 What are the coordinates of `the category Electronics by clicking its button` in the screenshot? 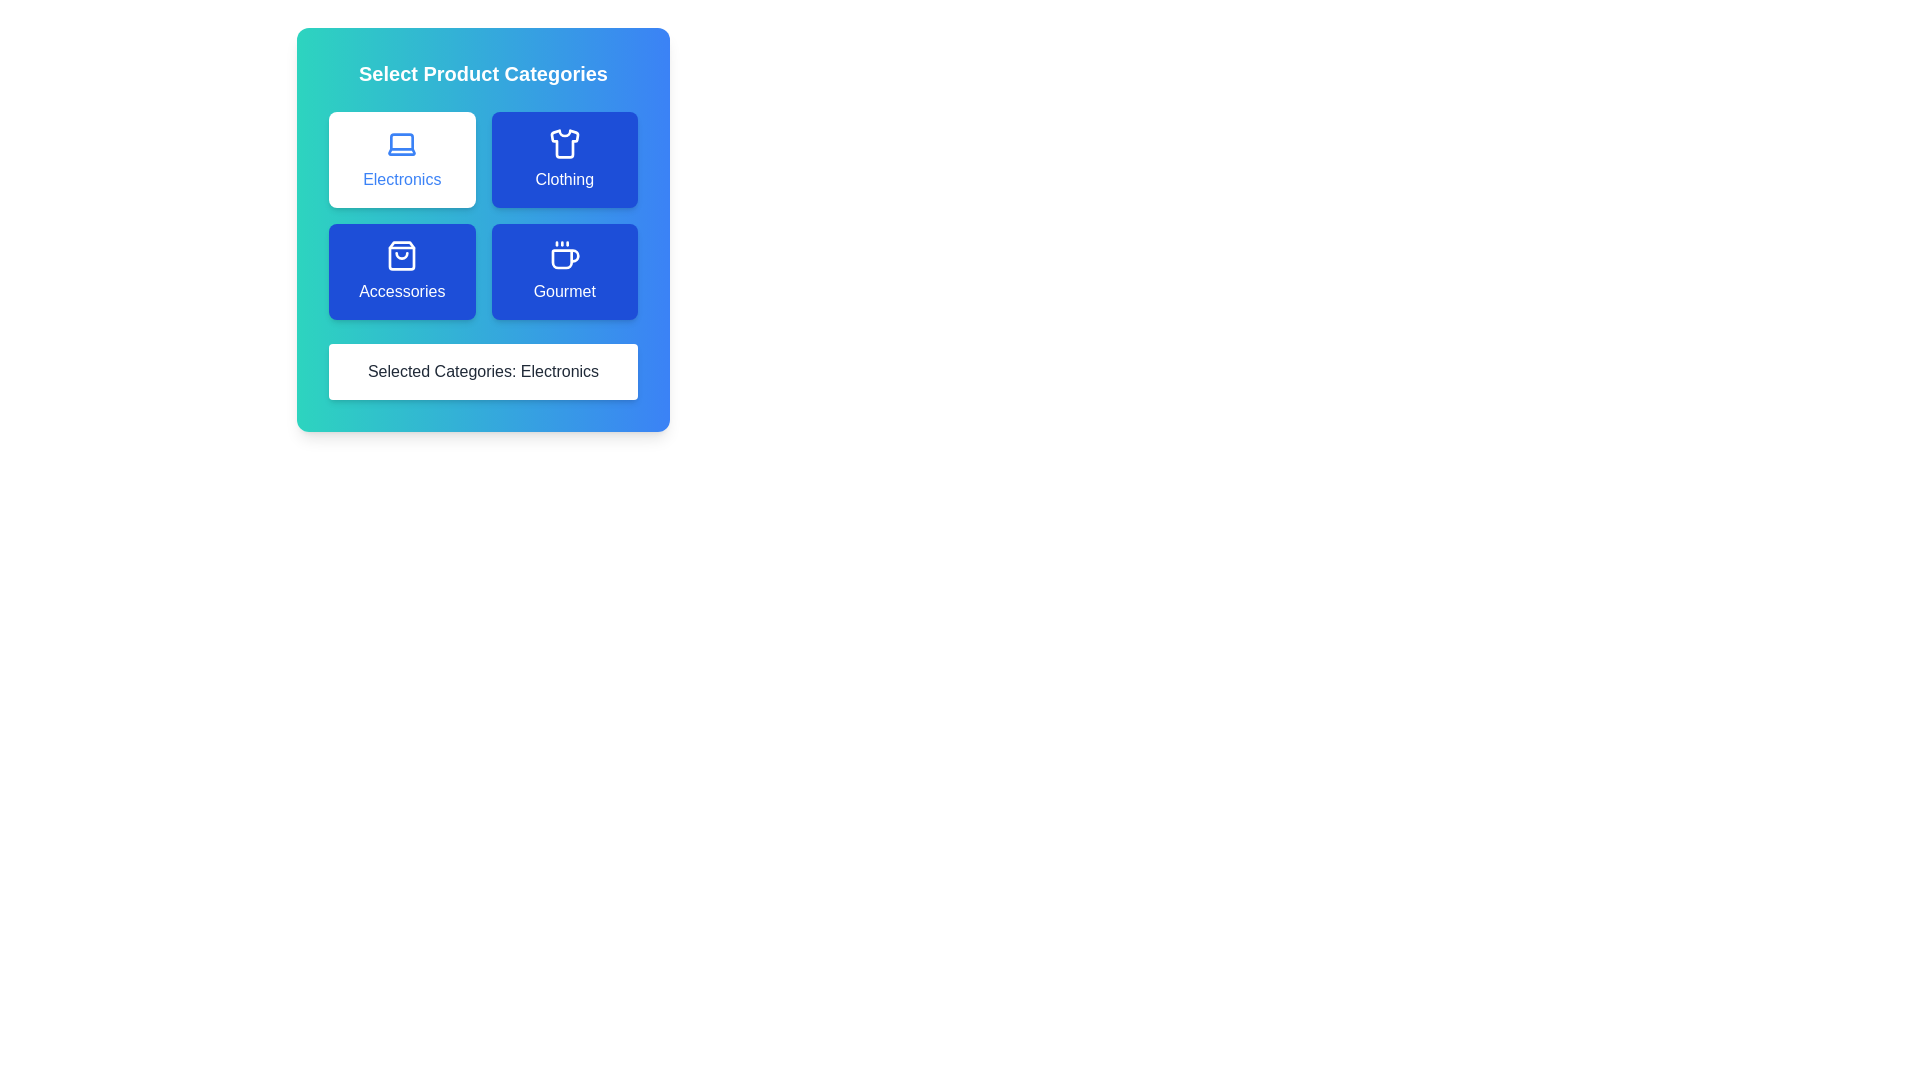 It's located at (401, 158).